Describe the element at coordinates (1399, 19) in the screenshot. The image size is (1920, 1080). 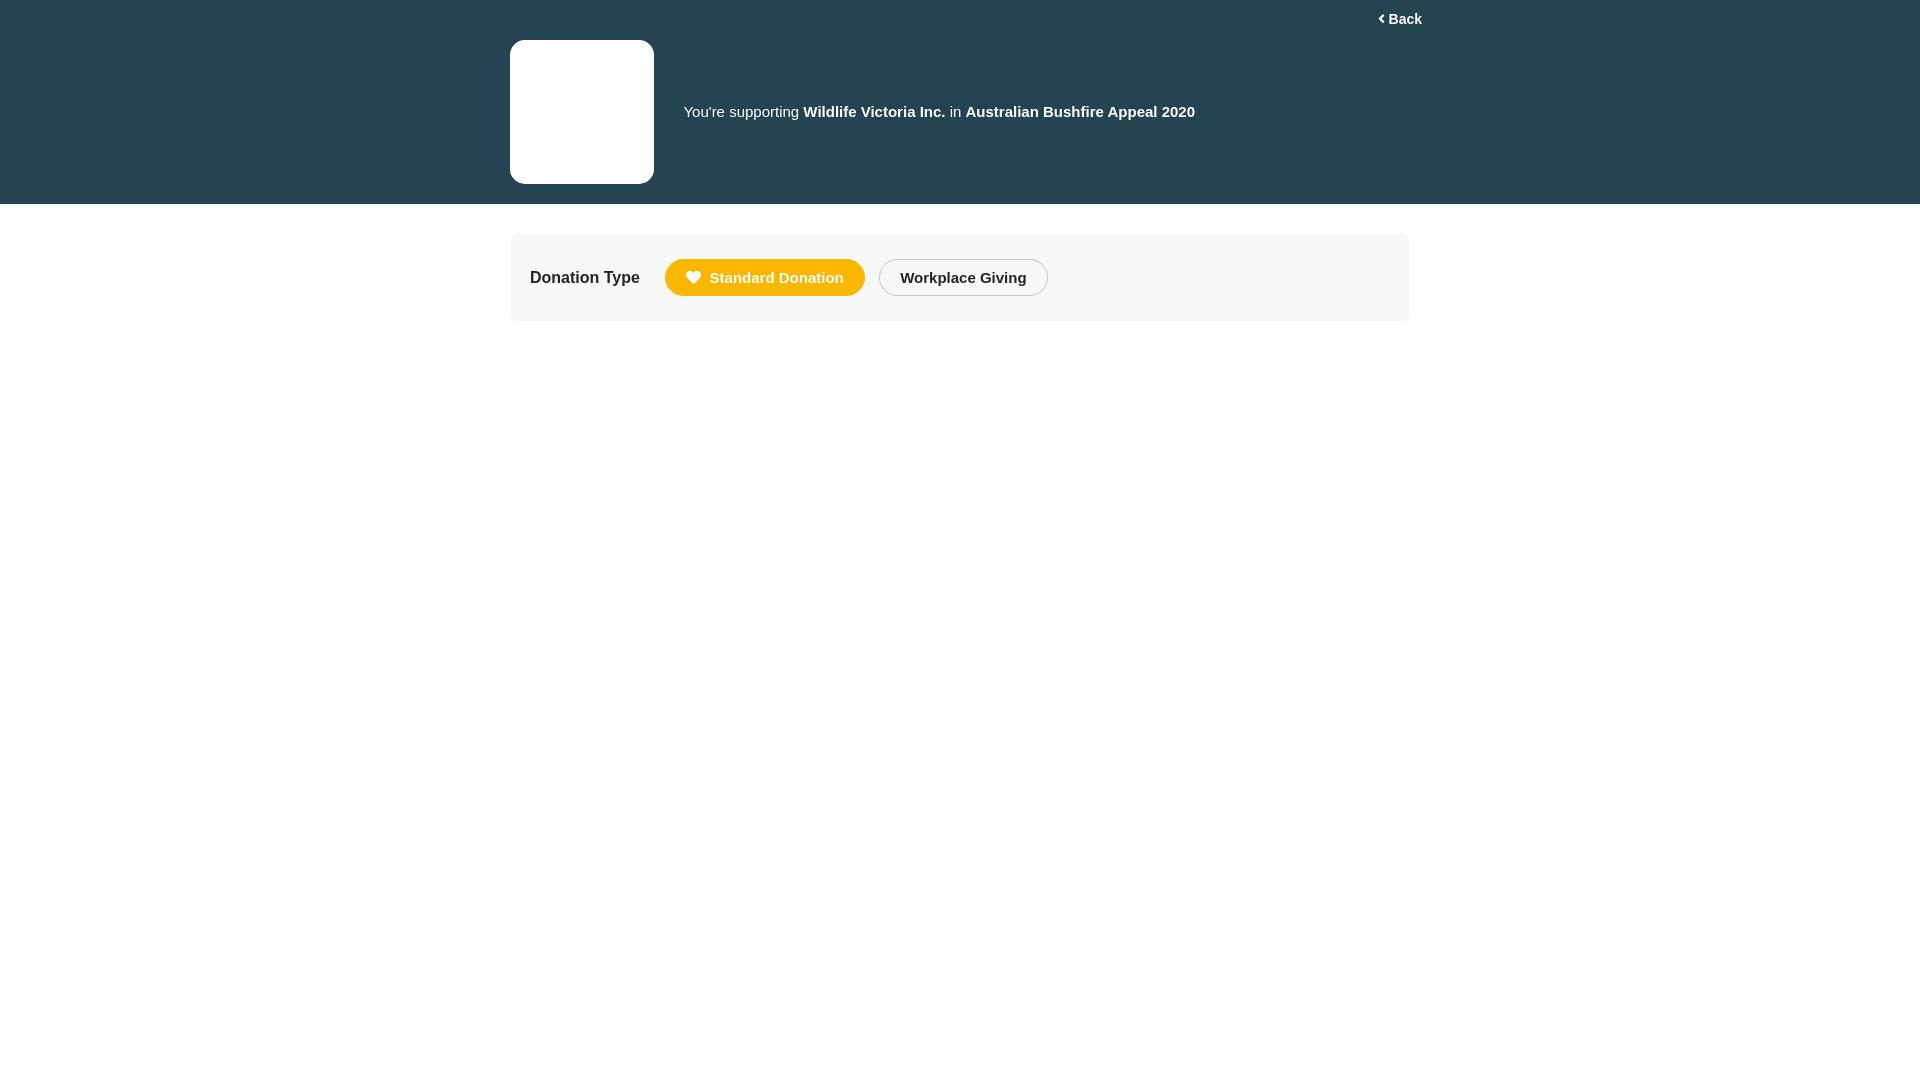
I see `'Back'` at that location.